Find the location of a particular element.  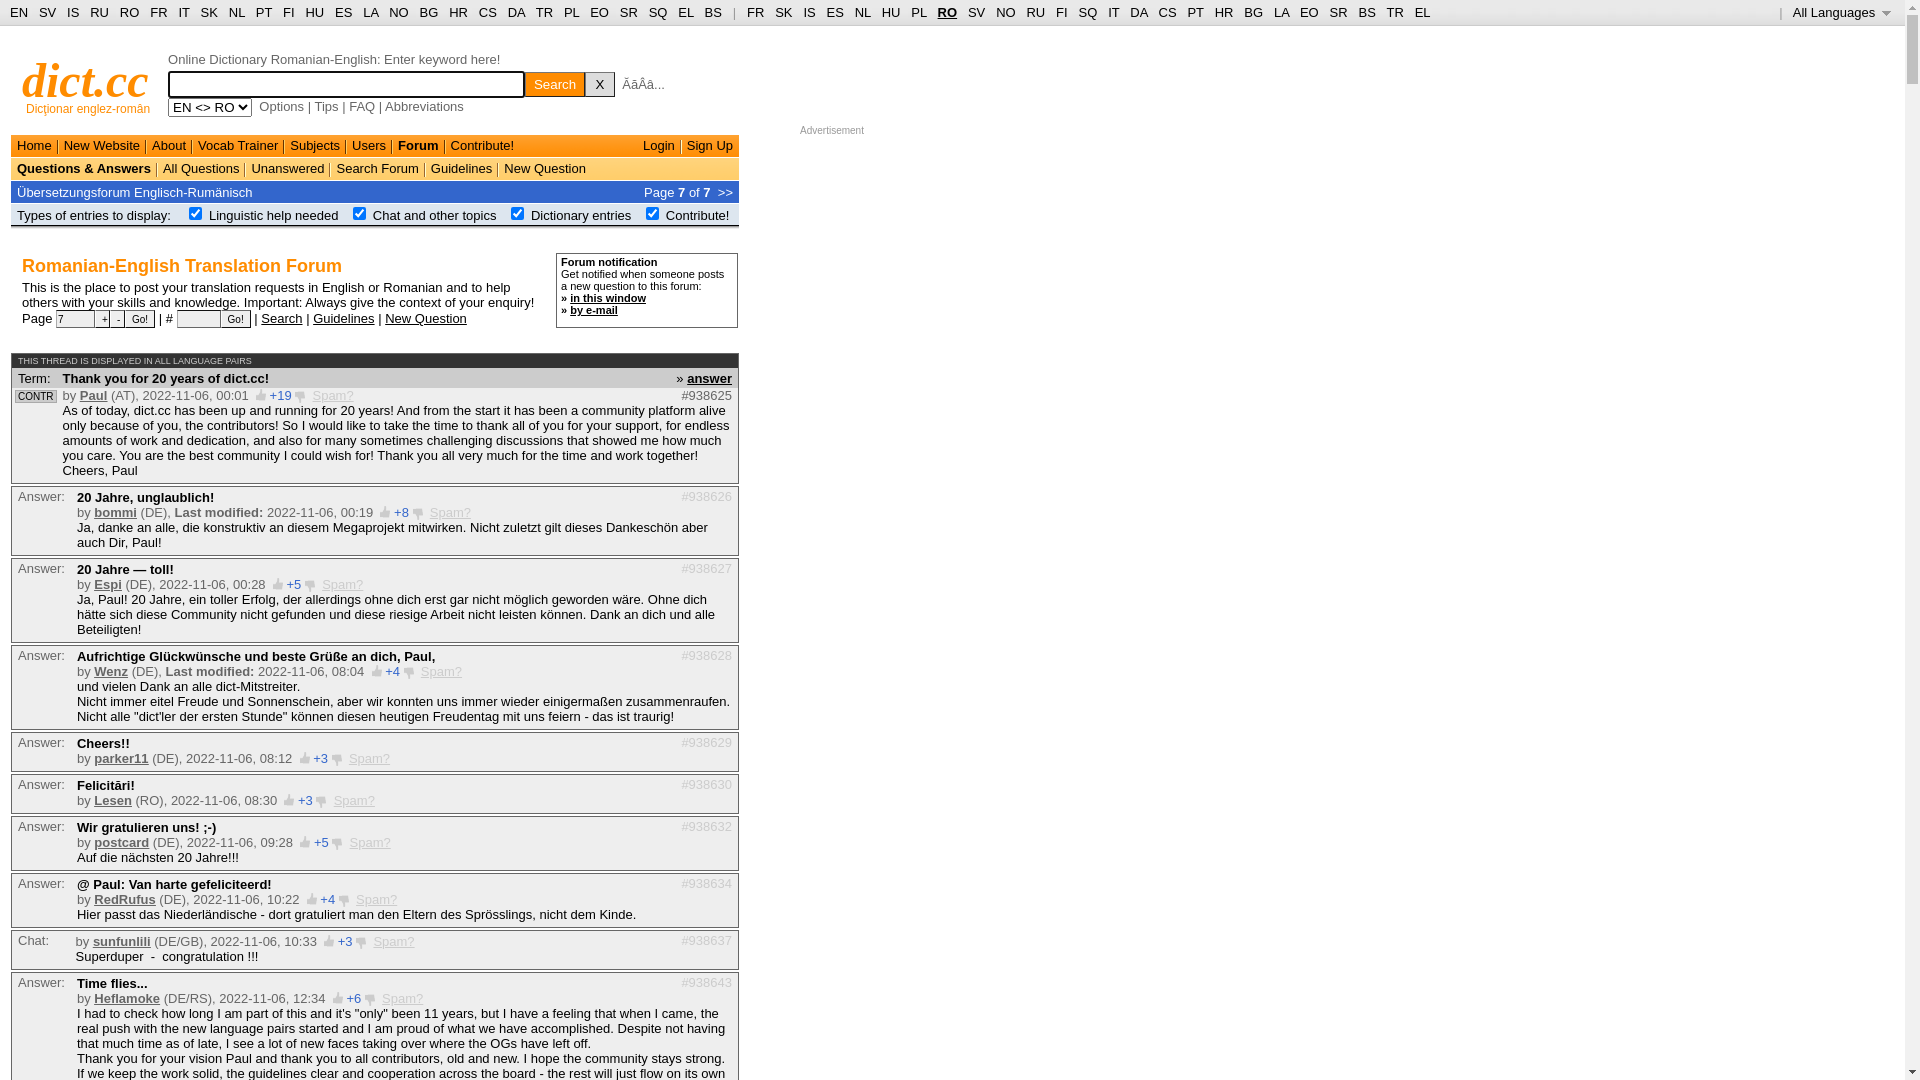

'Search Forum' is located at coordinates (377, 167).